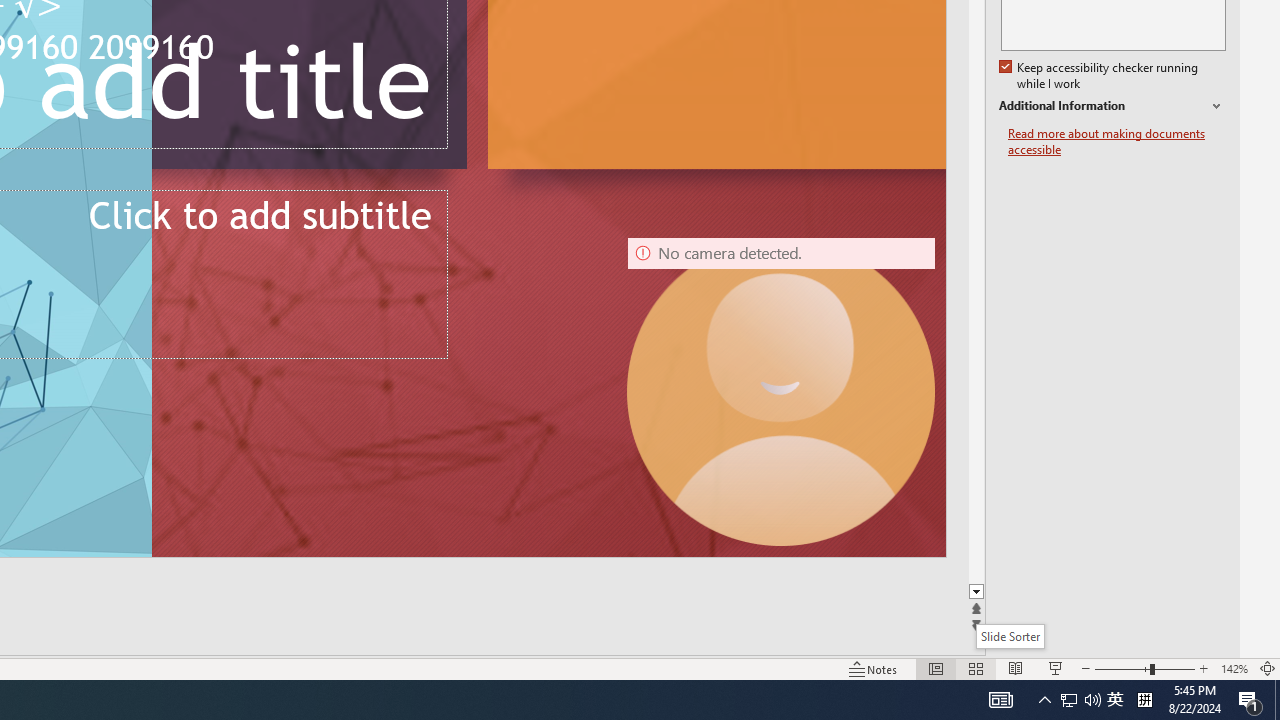  What do you see at coordinates (1266, 669) in the screenshot?
I see `'Zoom to Fit '` at bounding box center [1266, 669].